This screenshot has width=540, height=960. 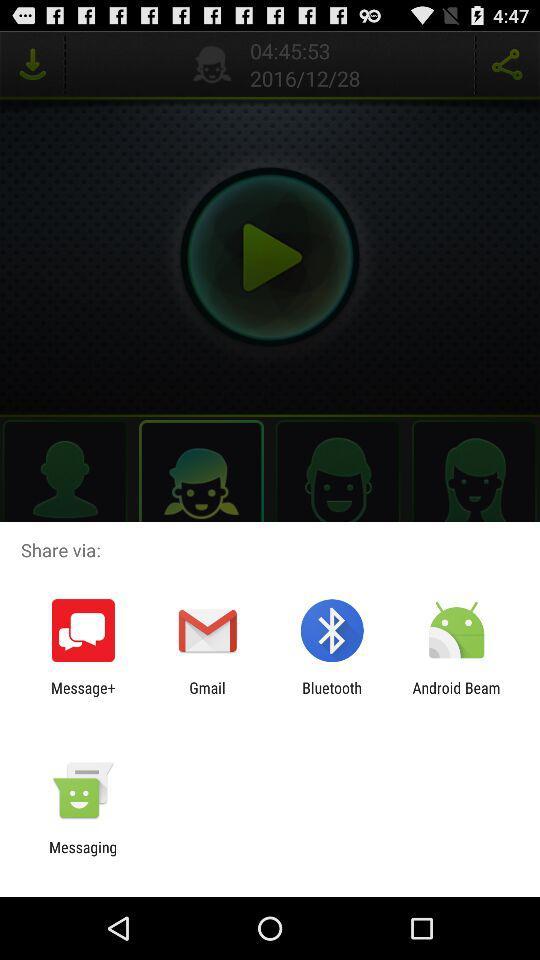 I want to click on the bluetooth app, so click(x=332, y=696).